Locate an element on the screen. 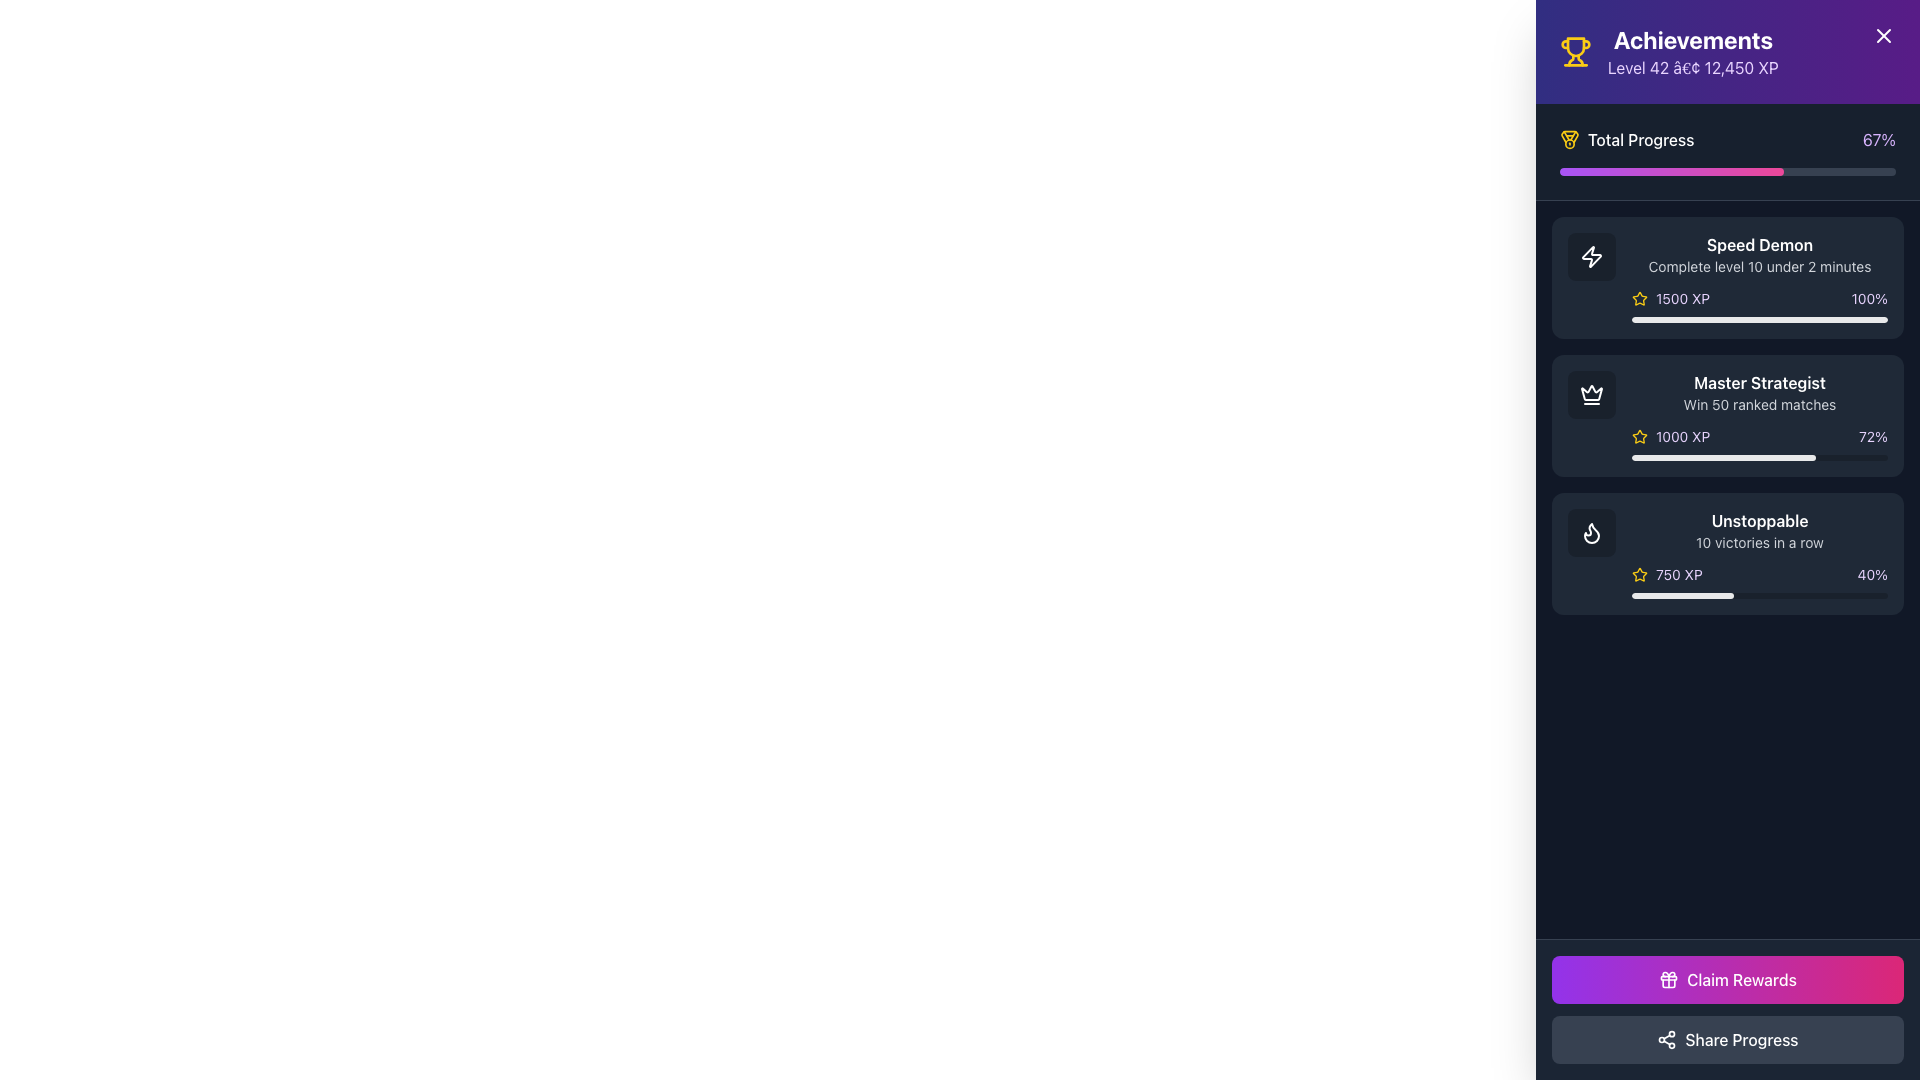  the 'Unstoppable' achievement icon, which is a decorative representation of persistence and energy, located at the top section of the achievement card is located at coordinates (1591, 531).